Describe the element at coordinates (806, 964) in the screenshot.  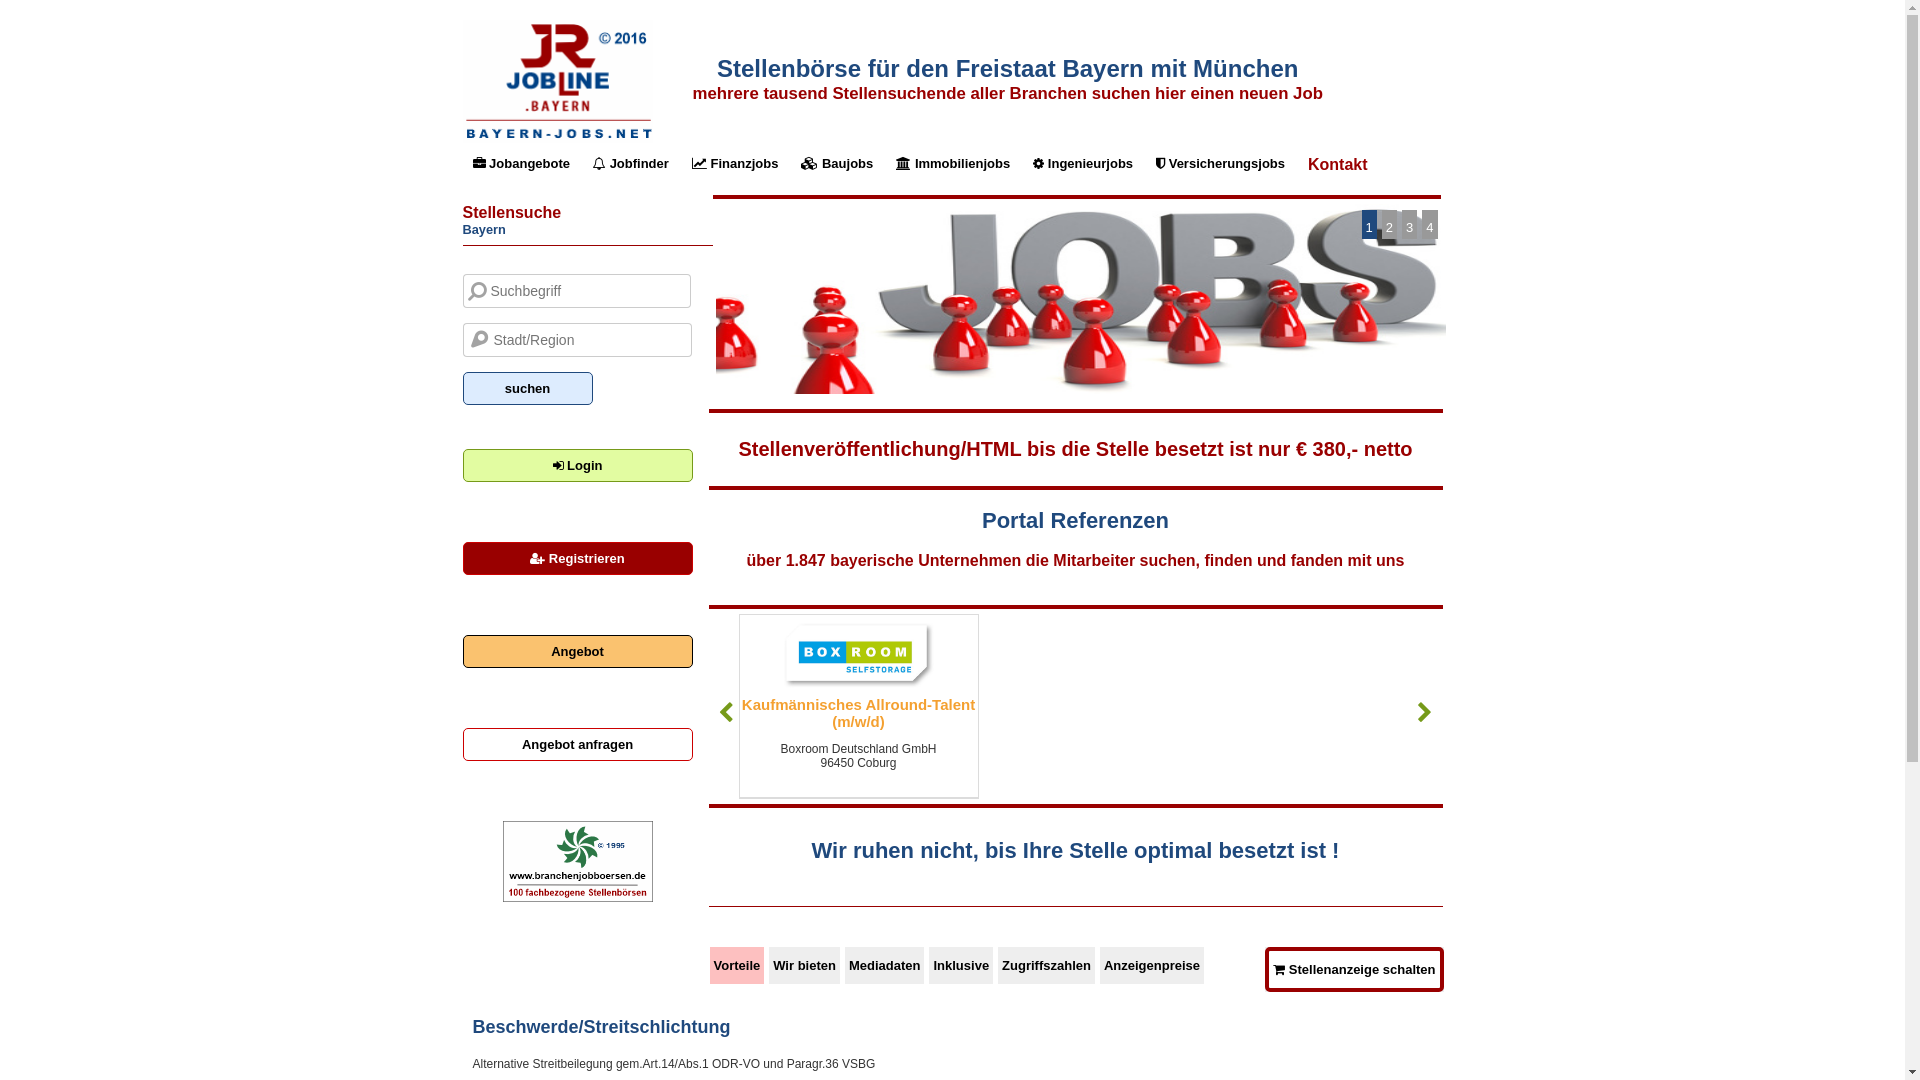
I see `'Wir bieten'` at that location.